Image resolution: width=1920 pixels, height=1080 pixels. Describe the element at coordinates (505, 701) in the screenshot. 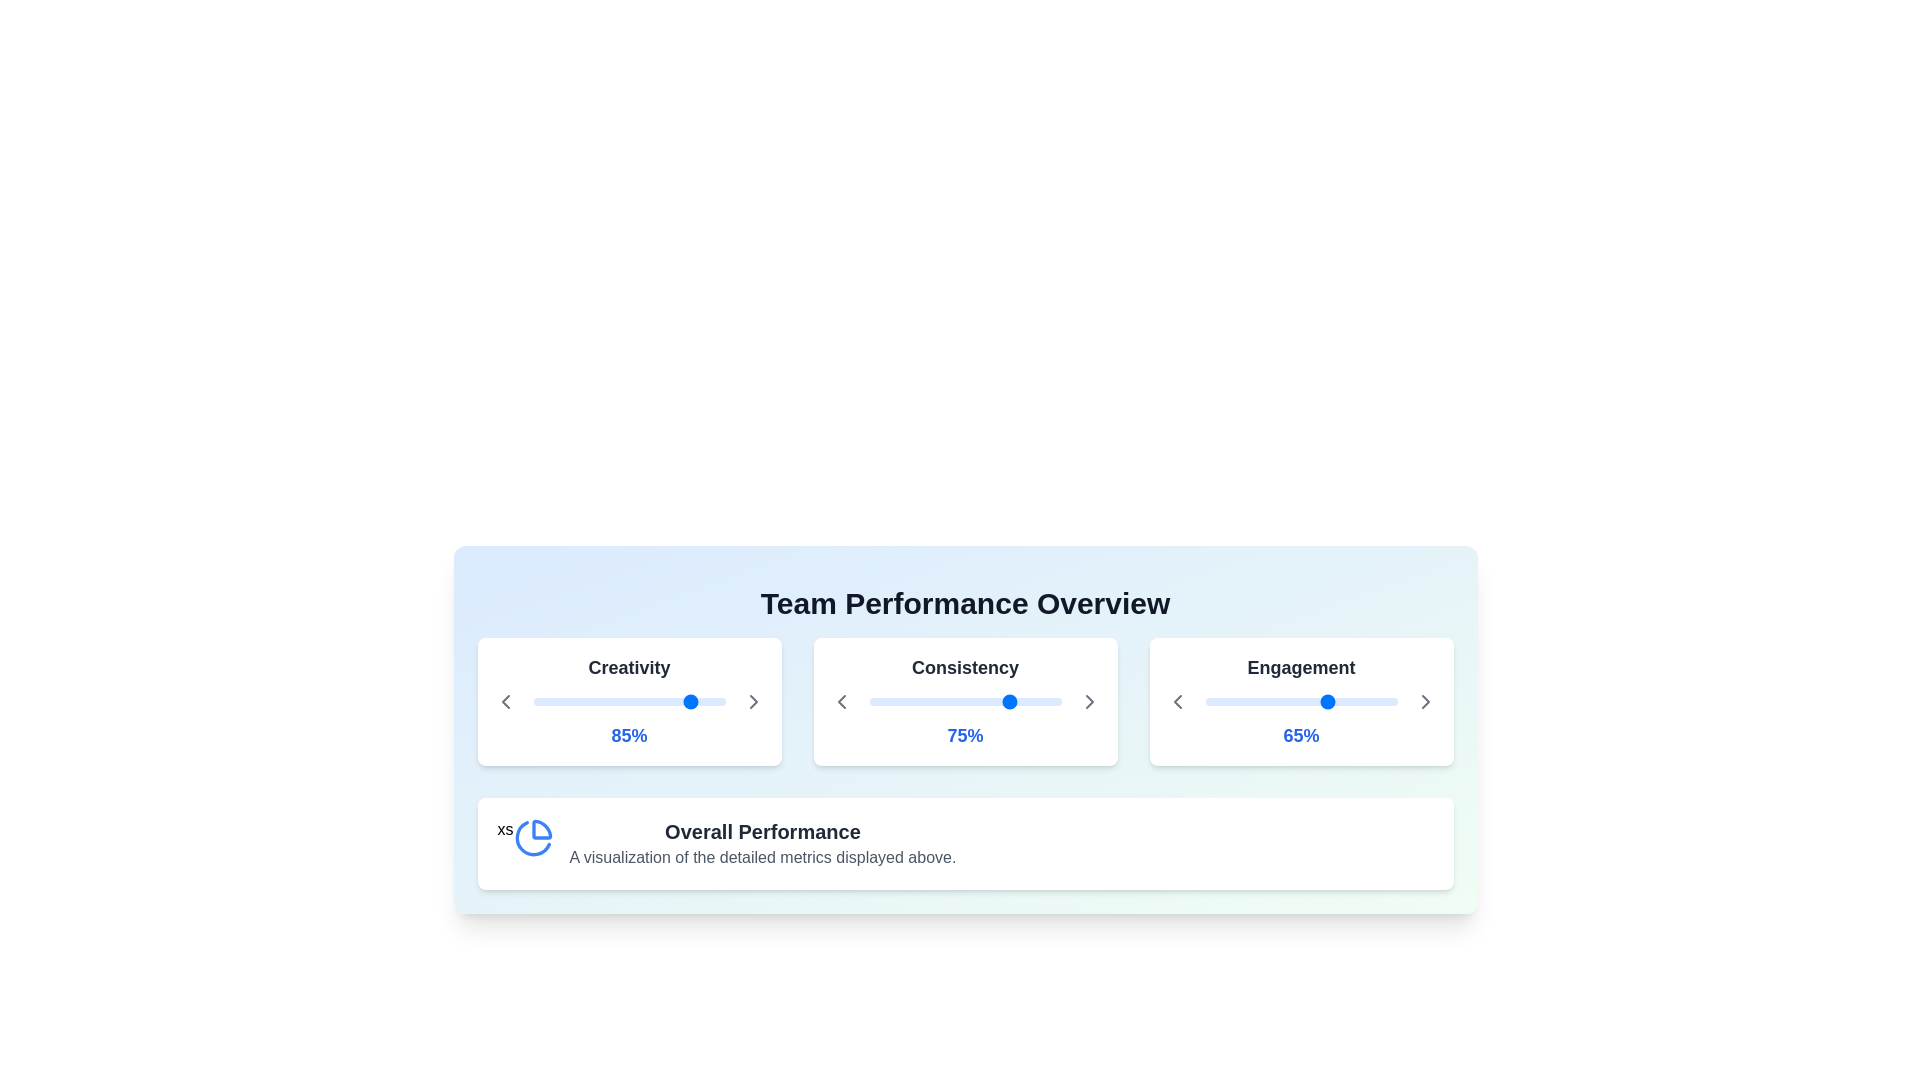

I see `the navigation button located in the left section of the 'Creativity' card to decrease the 'Creativity' value` at that location.